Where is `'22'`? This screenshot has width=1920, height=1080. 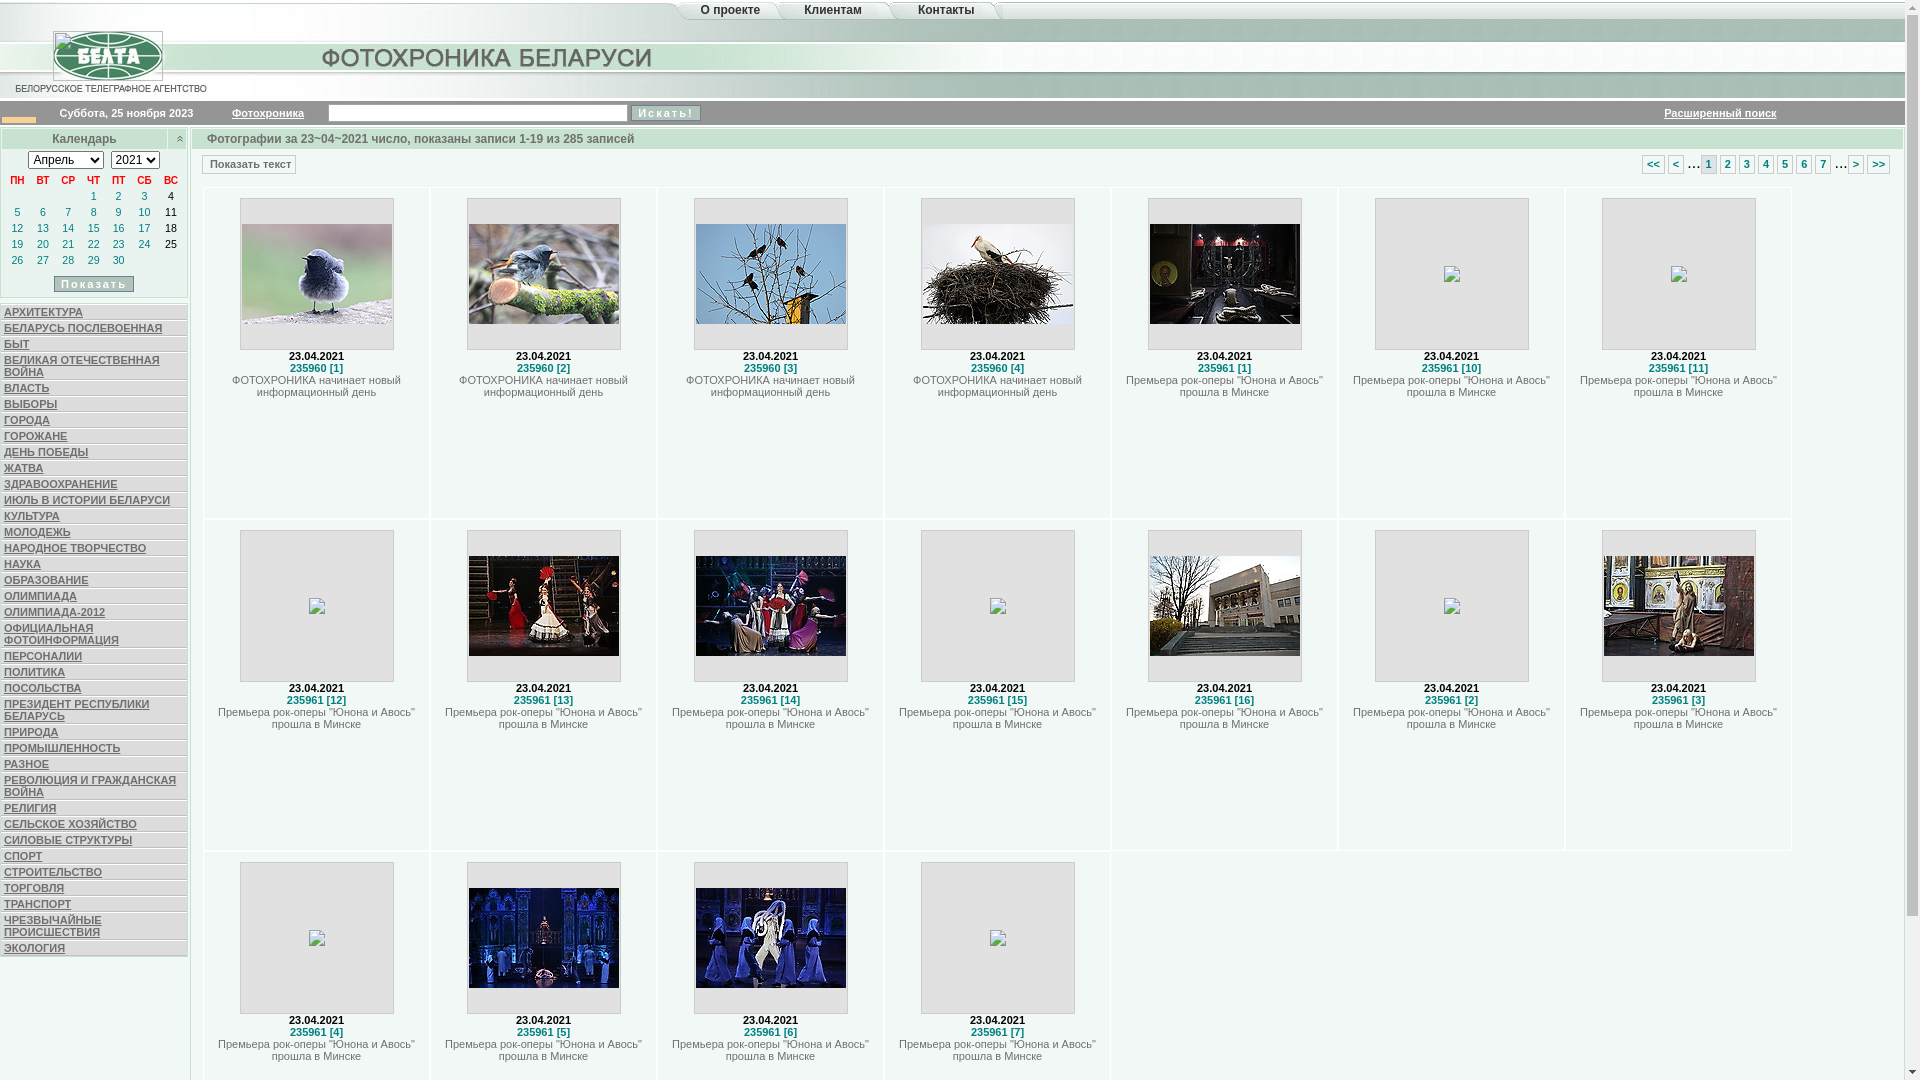
'22' is located at coordinates (93, 242).